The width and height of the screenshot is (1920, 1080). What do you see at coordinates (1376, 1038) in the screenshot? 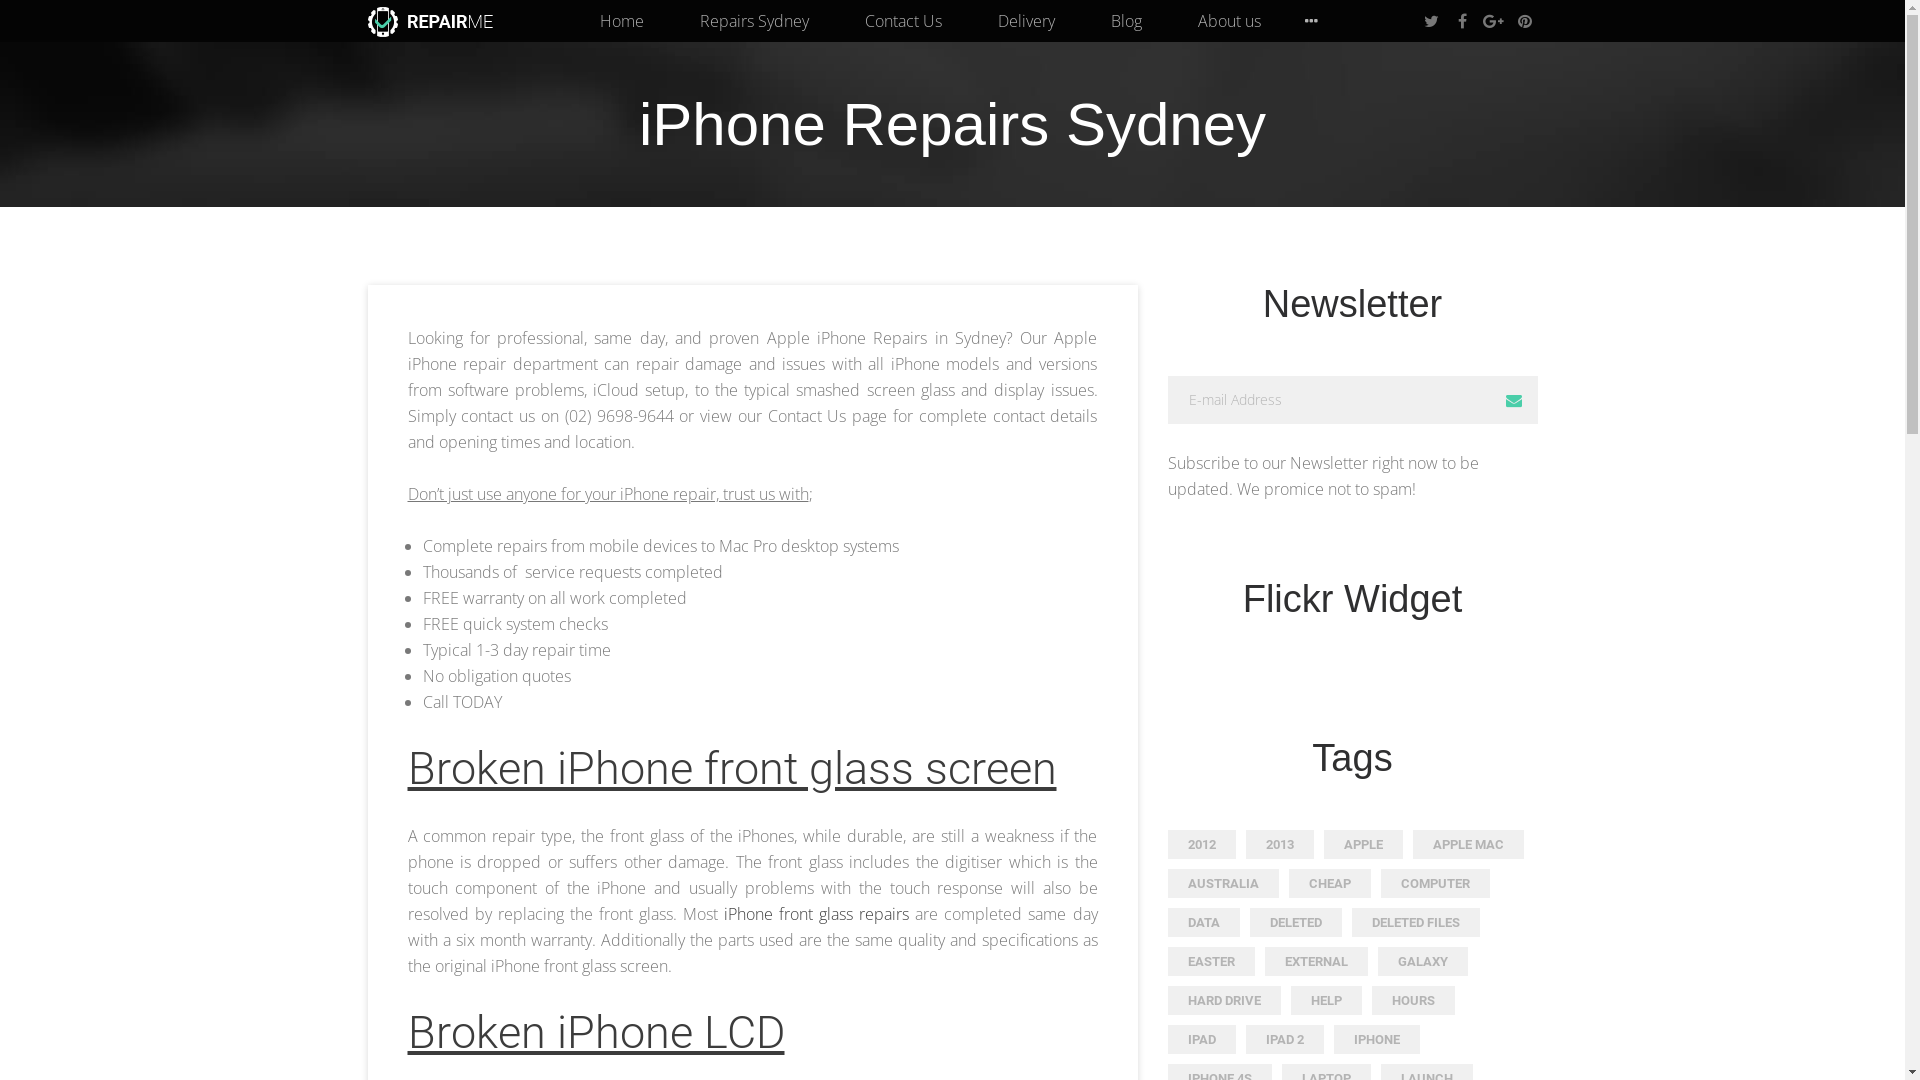
I see `'IPHONE'` at bounding box center [1376, 1038].